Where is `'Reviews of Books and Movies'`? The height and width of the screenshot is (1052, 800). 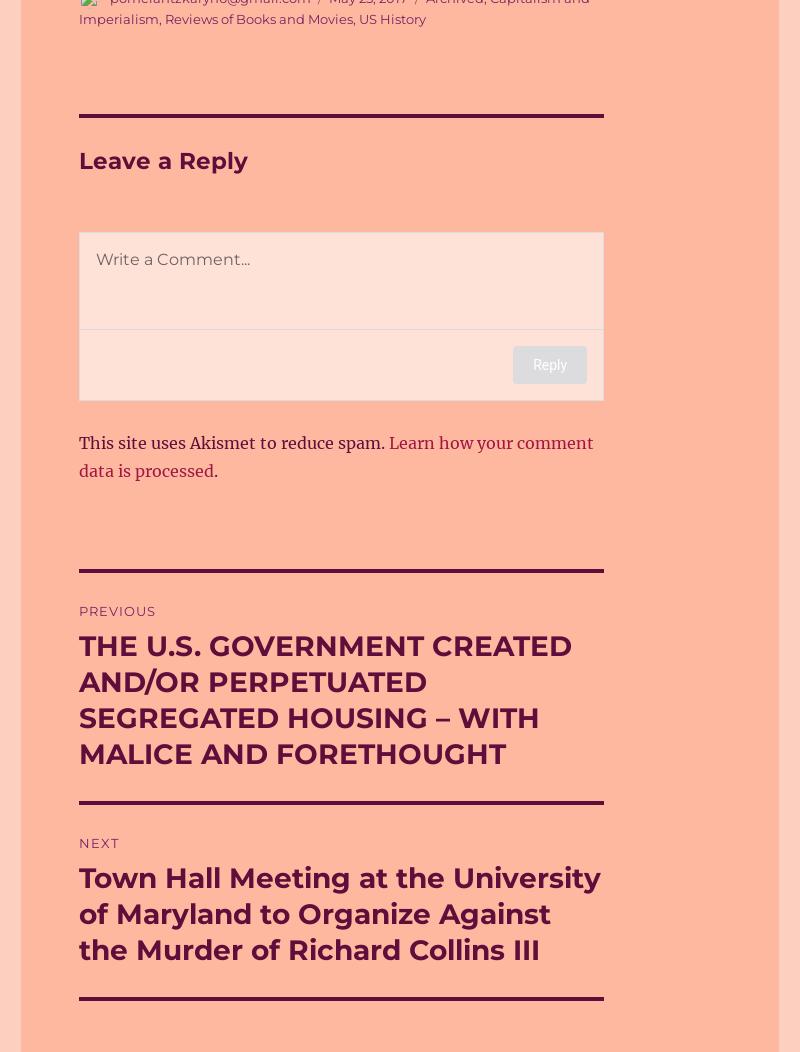
'Reviews of Books and Movies' is located at coordinates (164, 17).